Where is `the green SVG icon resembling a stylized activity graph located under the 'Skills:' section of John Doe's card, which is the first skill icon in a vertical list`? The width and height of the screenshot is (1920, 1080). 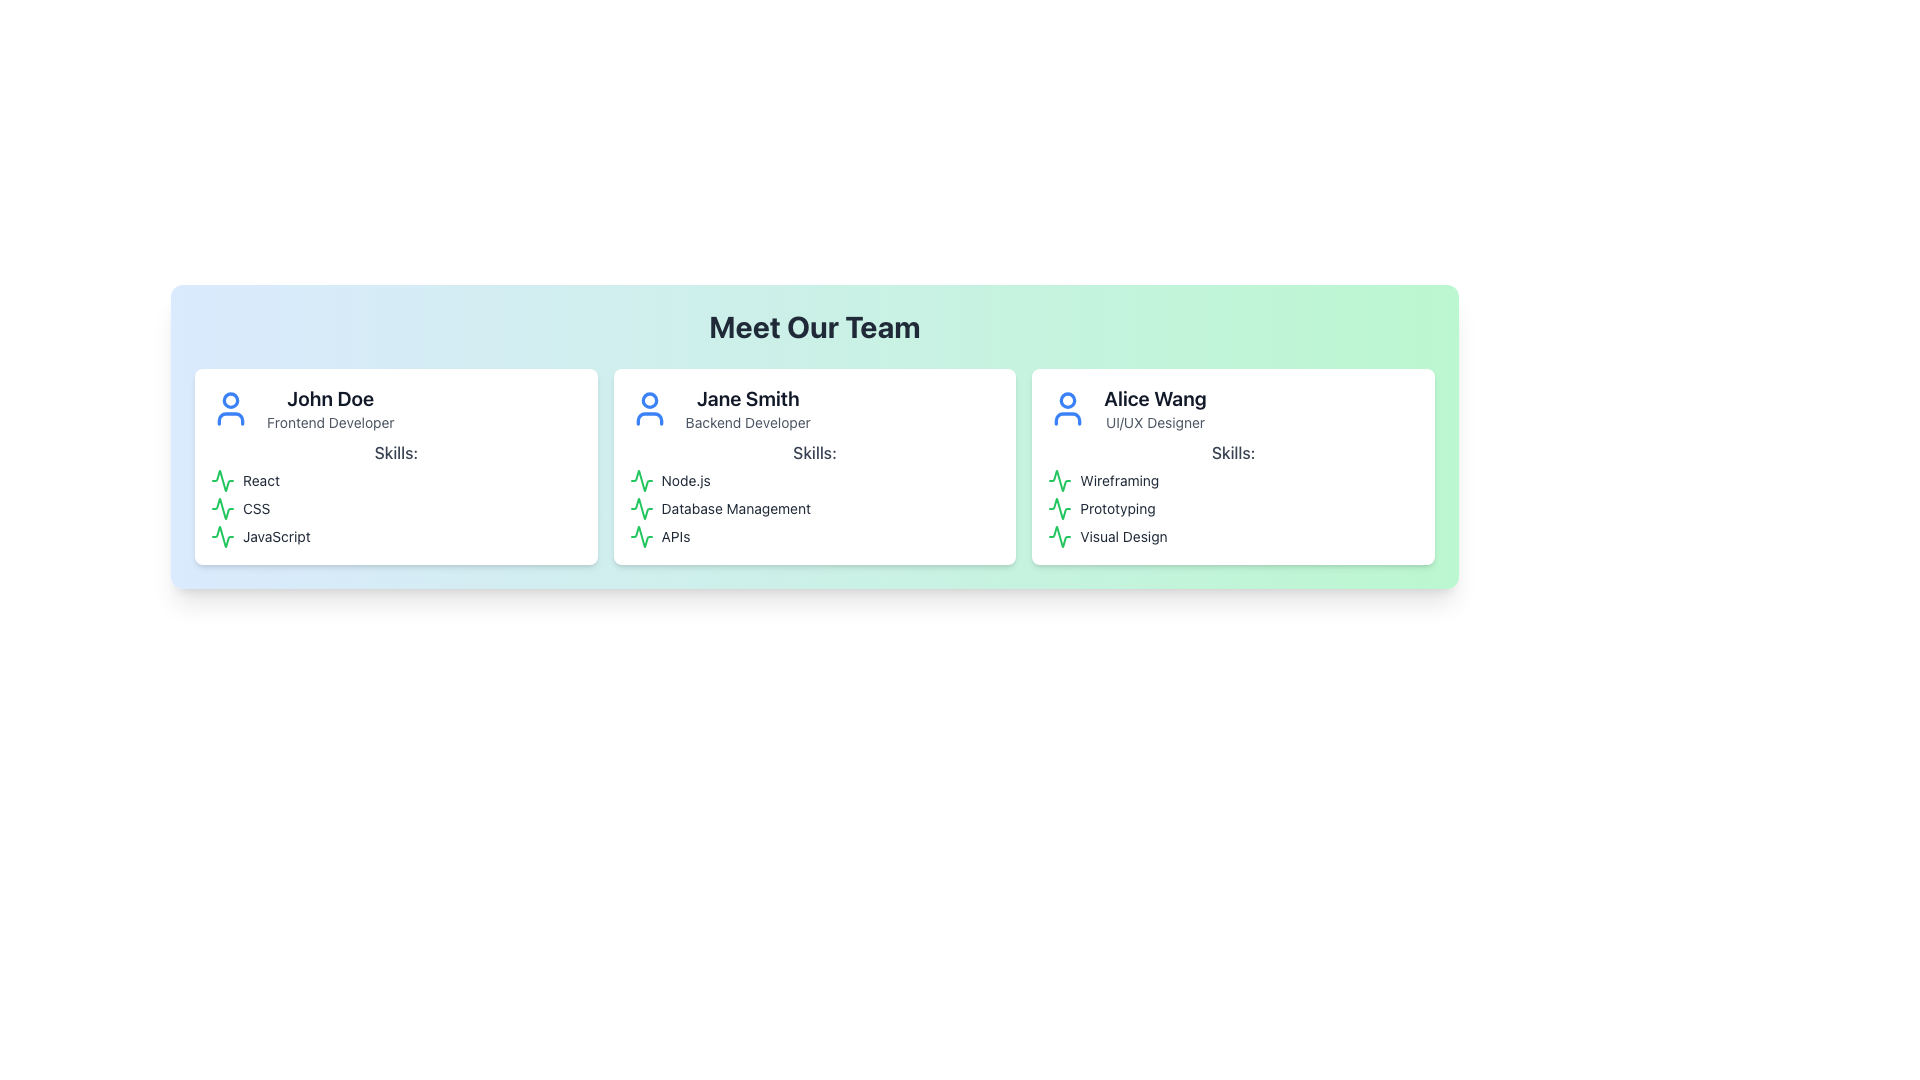
the green SVG icon resembling a stylized activity graph located under the 'Skills:' section of John Doe's card, which is the first skill icon in a vertical list is located at coordinates (222, 535).